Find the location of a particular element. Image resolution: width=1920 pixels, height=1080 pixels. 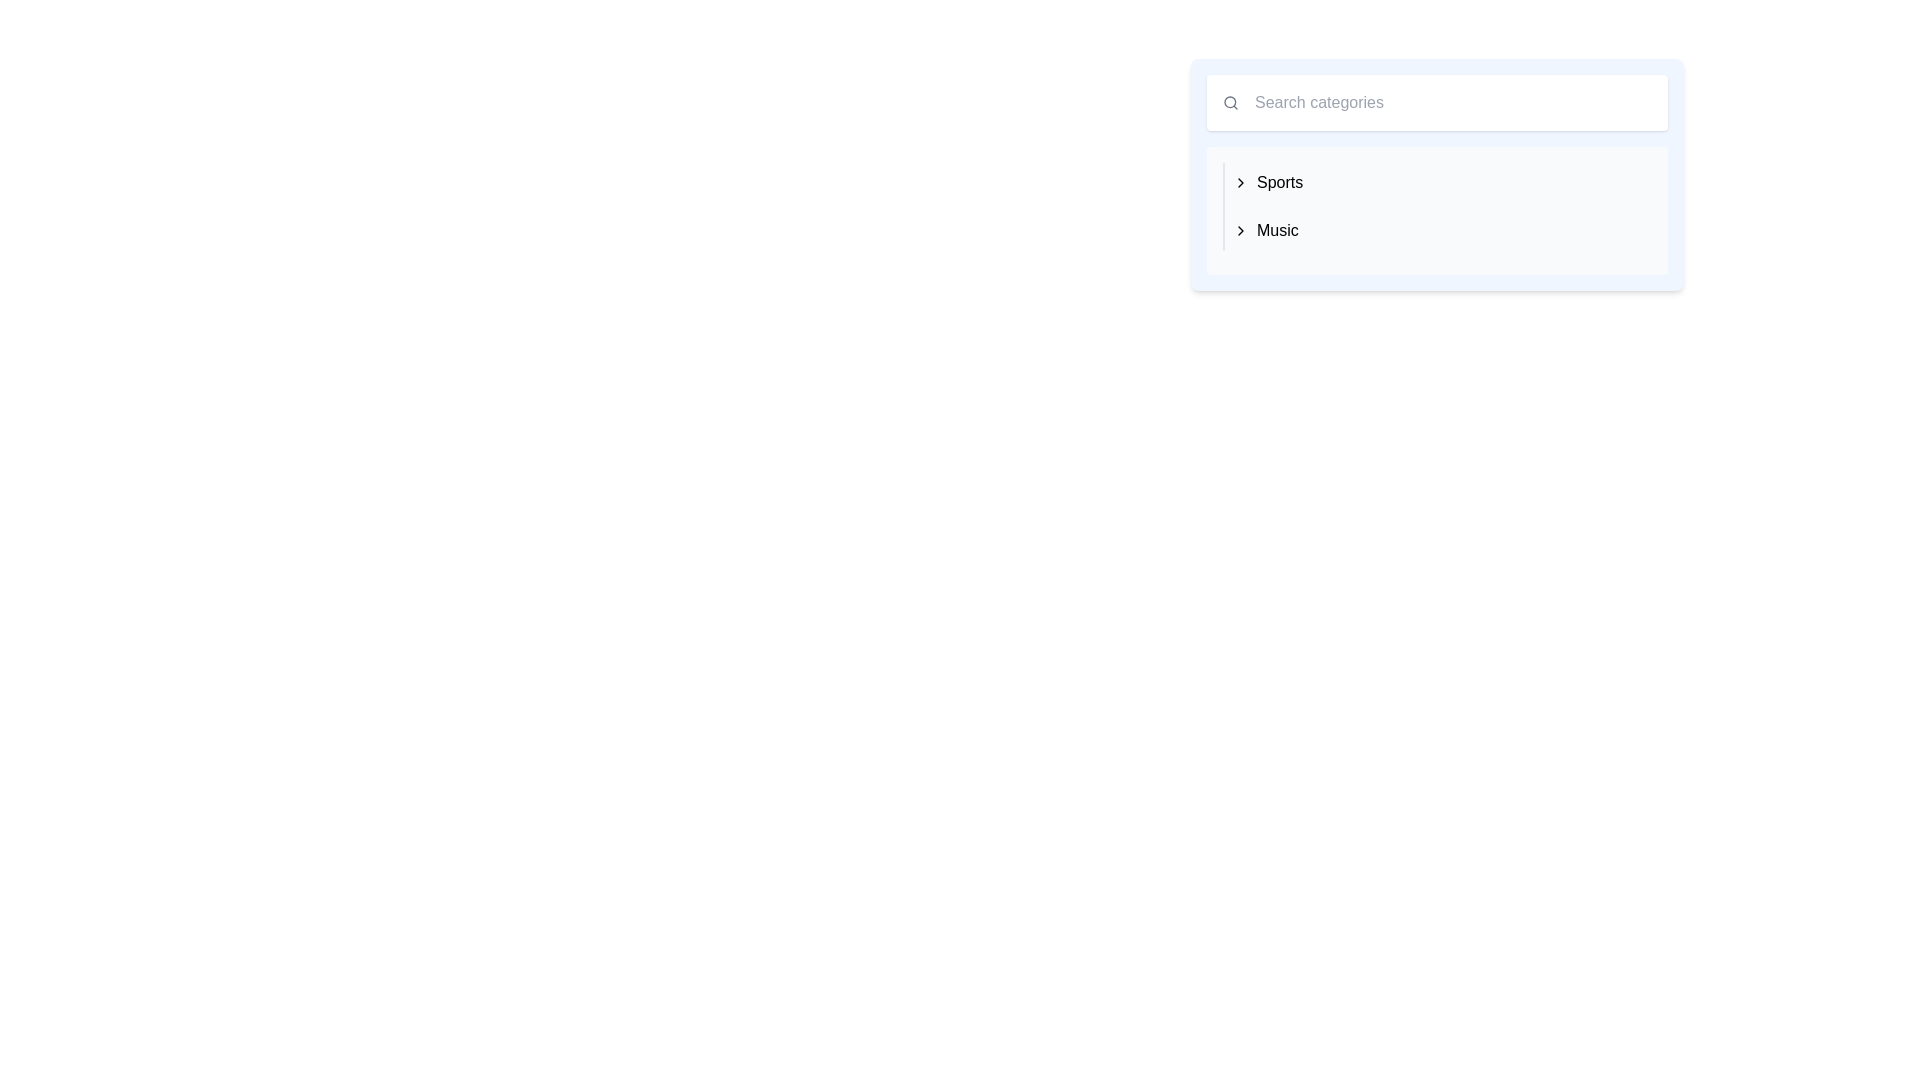

the rightward-pointing chevron icon located immediately to the left of the 'Sports' text in the navigation panel is located at coordinates (1240, 182).